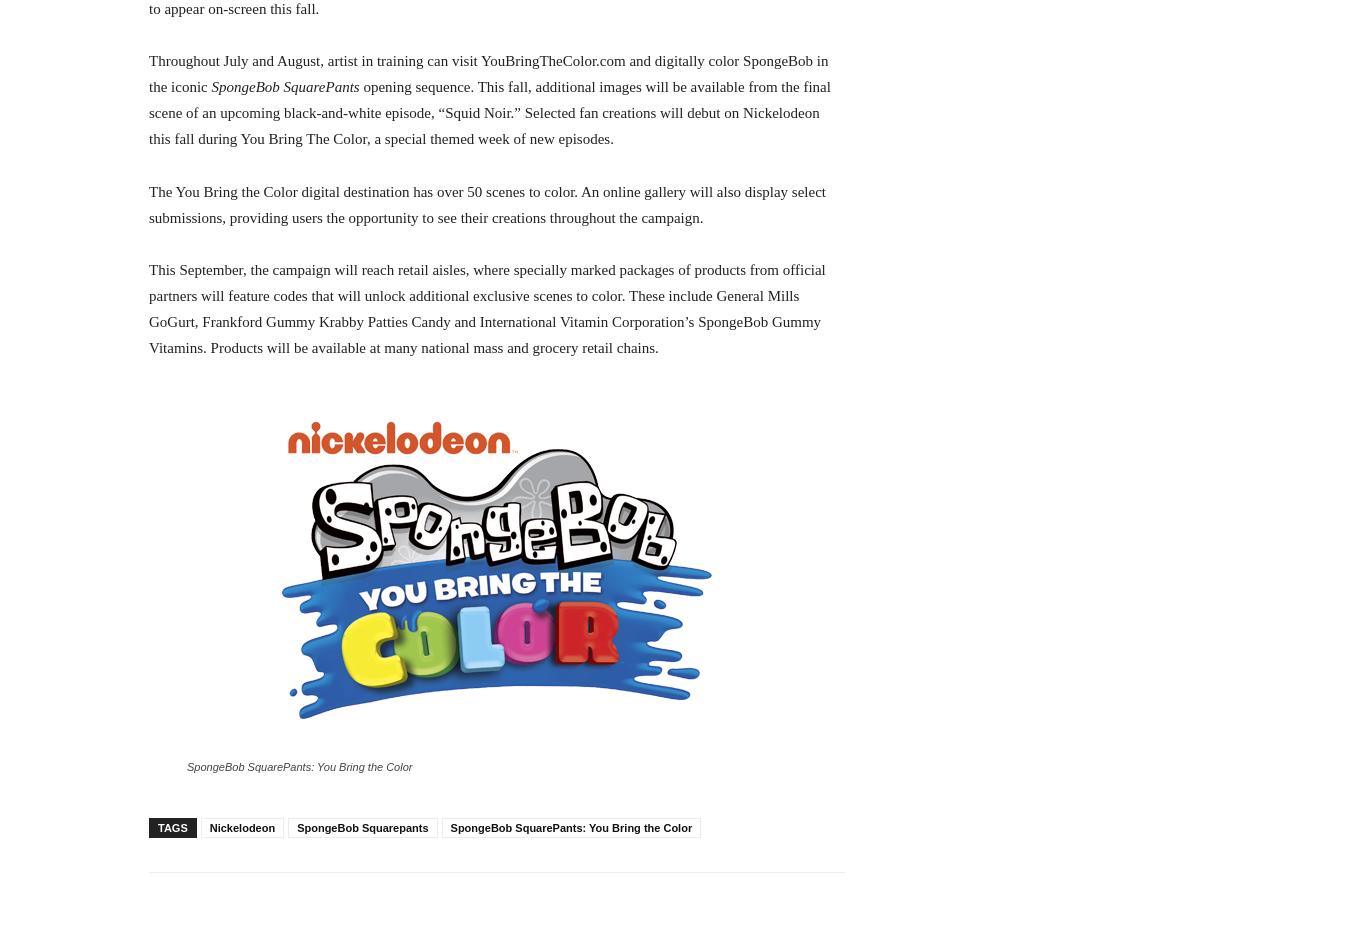  Describe the element at coordinates (489, 112) in the screenshot. I see `'opening sequence. This fall, additional images will be available from the final scene of an upcoming black-and-white episode, “Squid Noir.” Selected fan creations will debut on Nickelodeon this fall during You Bring The Color, a special themed week of new episodes.'` at that location.